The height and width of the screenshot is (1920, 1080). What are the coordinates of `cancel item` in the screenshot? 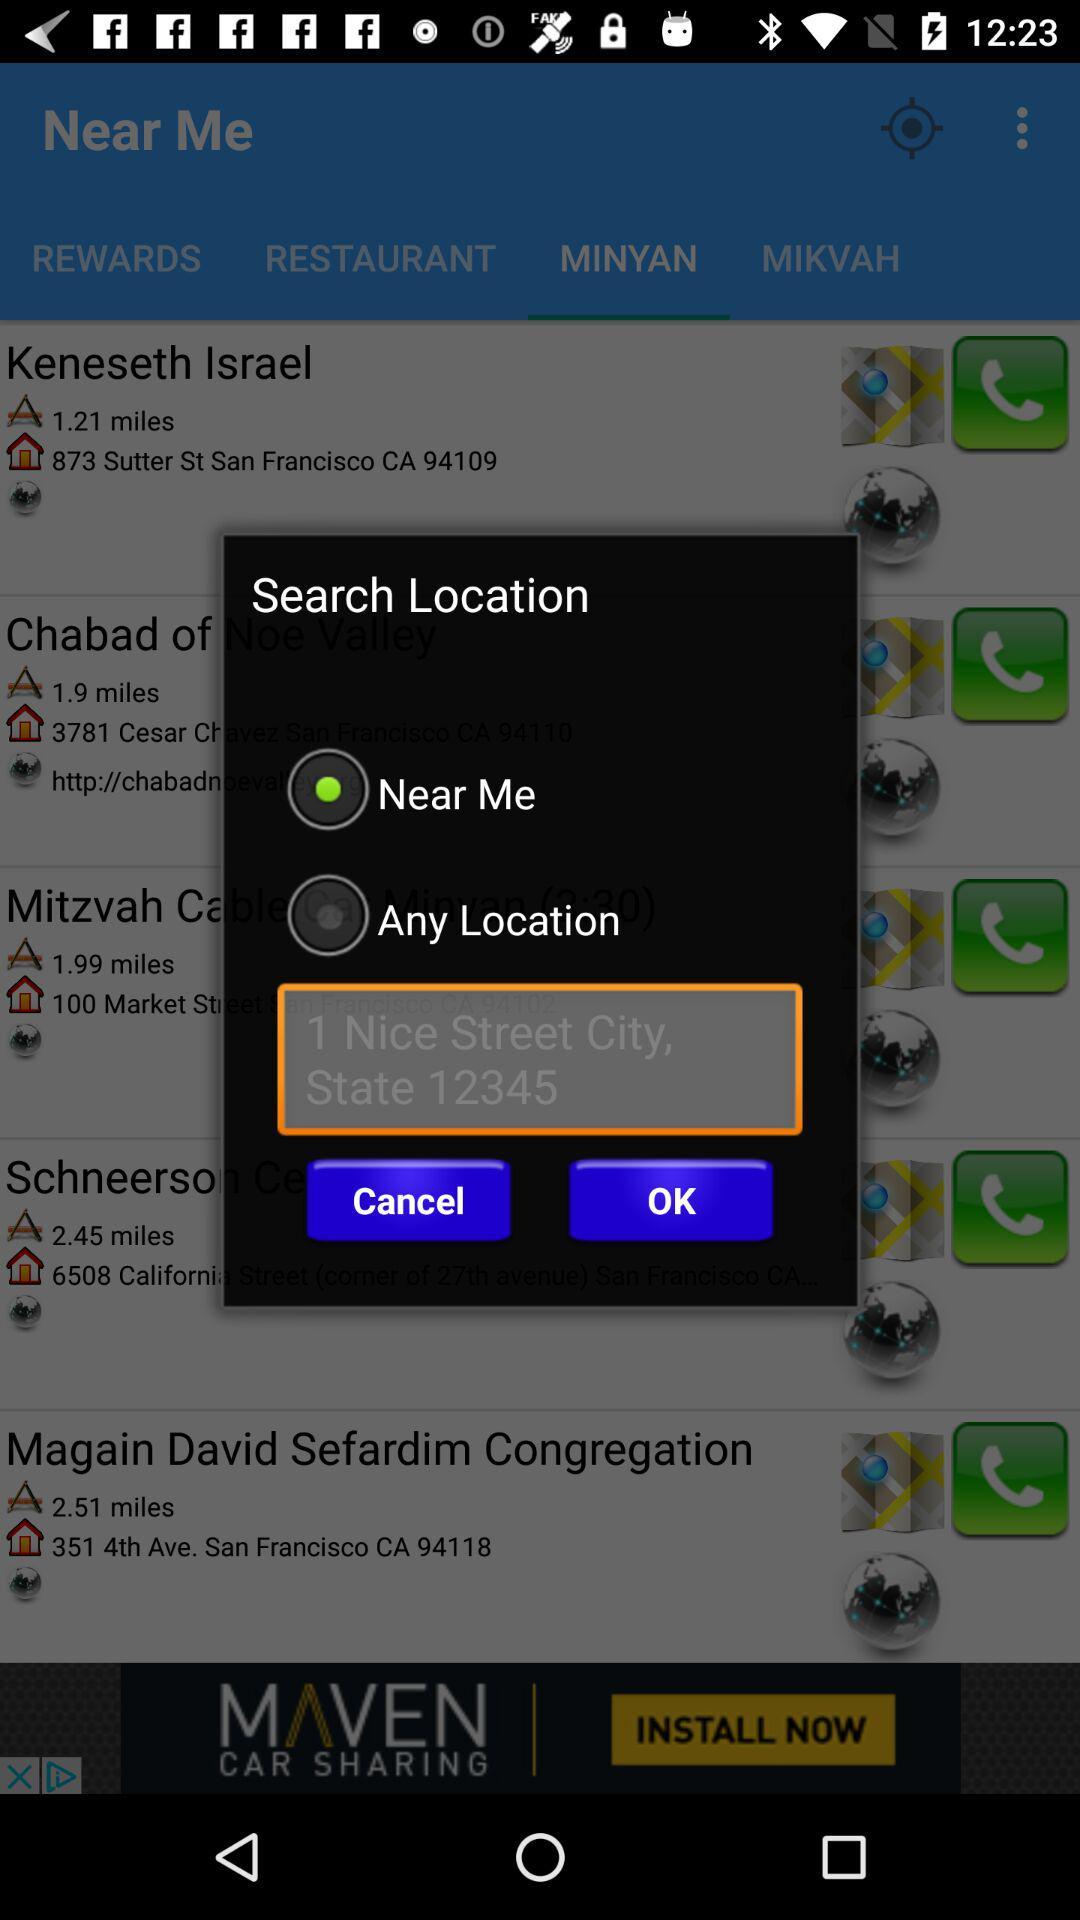 It's located at (407, 1200).